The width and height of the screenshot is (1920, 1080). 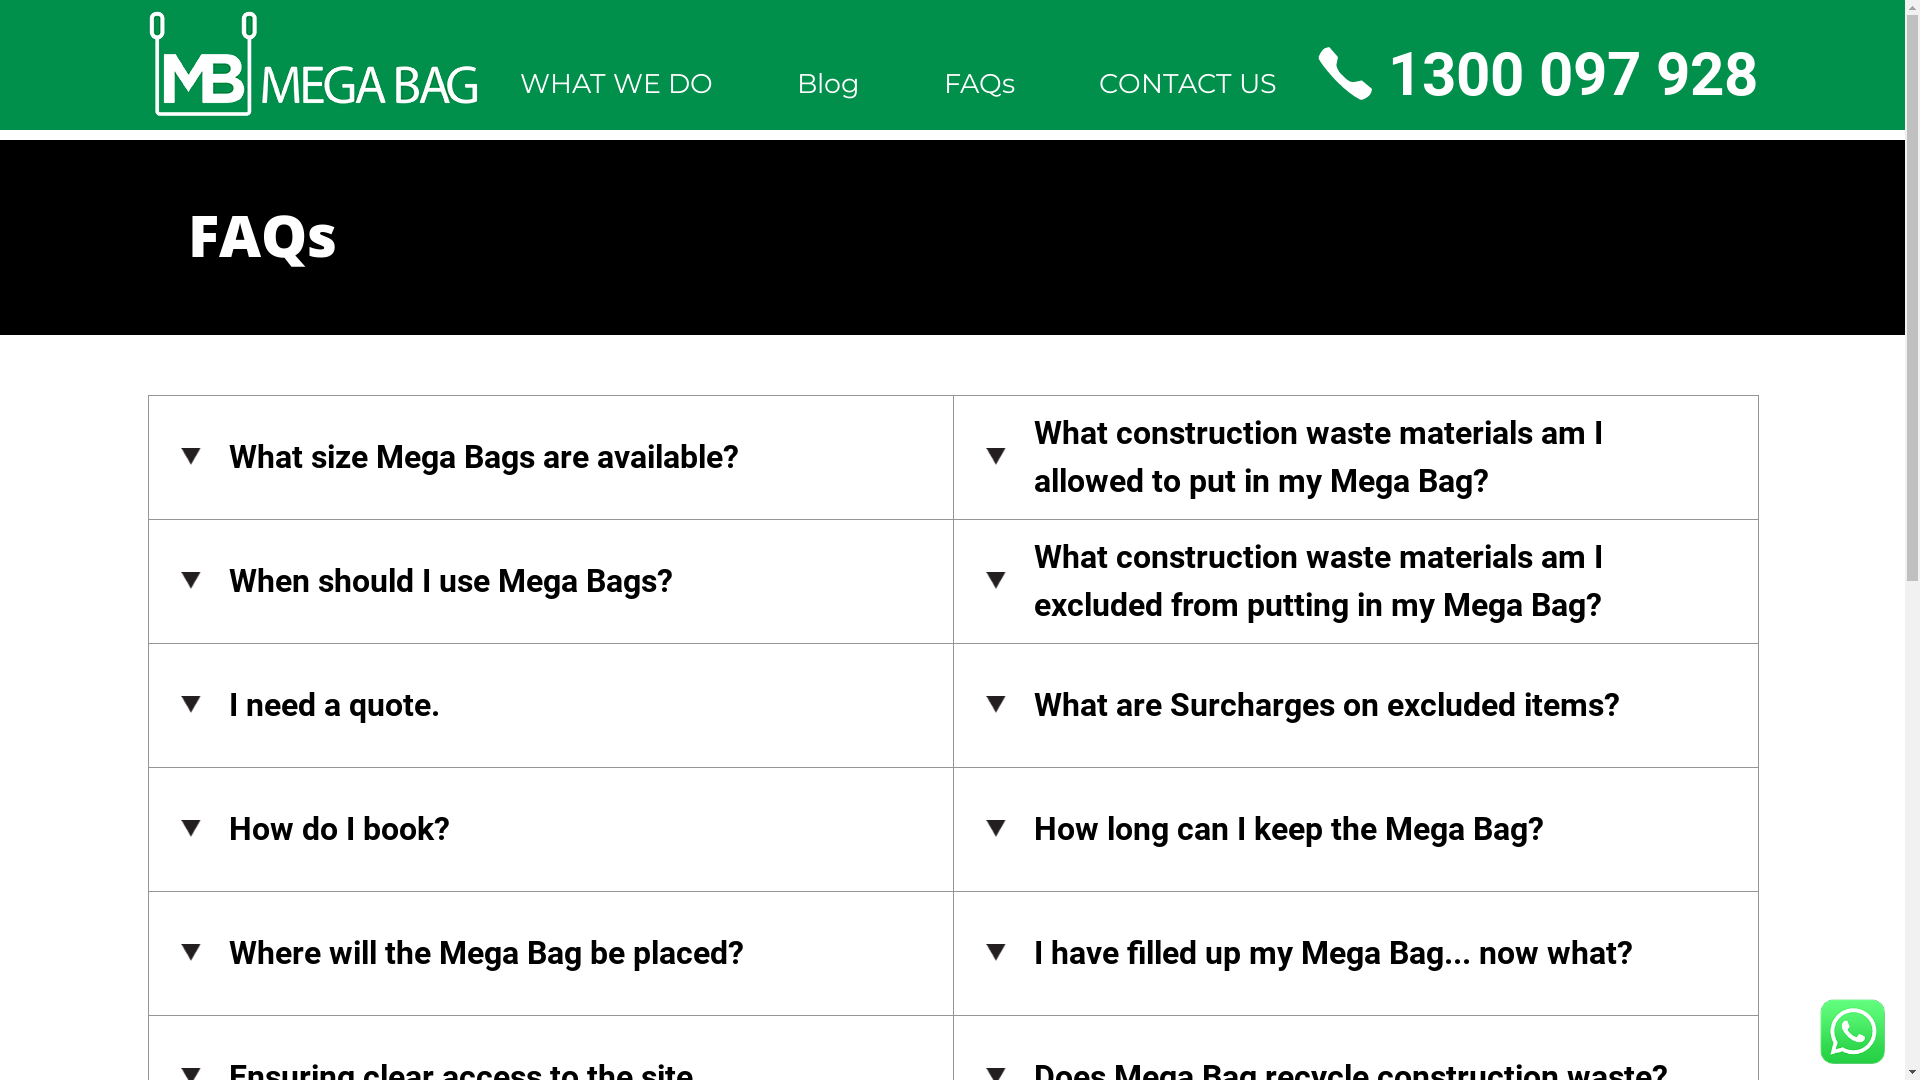 What do you see at coordinates (1186, 81) in the screenshot?
I see `'CONTACT US'` at bounding box center [1186, 81].